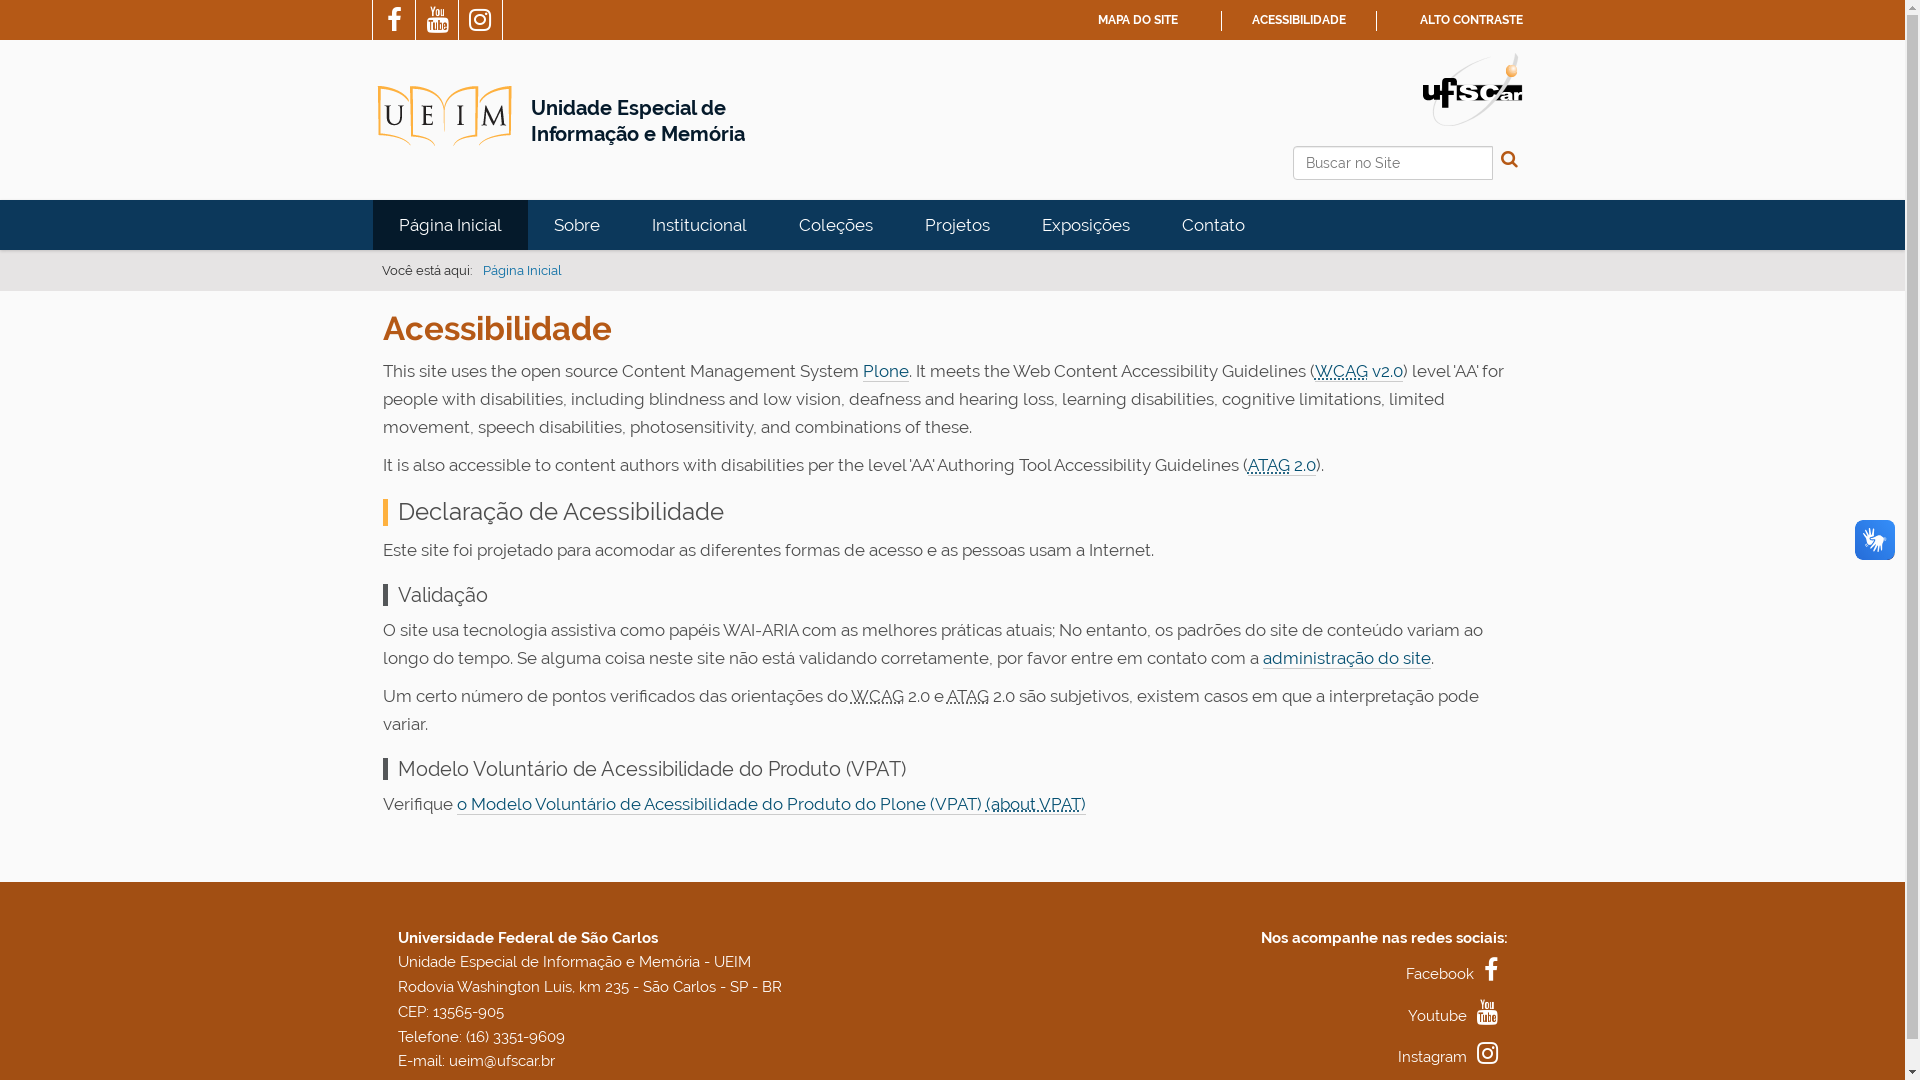 This screenshot has width=1920, height=1080. I want to click on 'WCAG v2.0', so click(1358, 371).